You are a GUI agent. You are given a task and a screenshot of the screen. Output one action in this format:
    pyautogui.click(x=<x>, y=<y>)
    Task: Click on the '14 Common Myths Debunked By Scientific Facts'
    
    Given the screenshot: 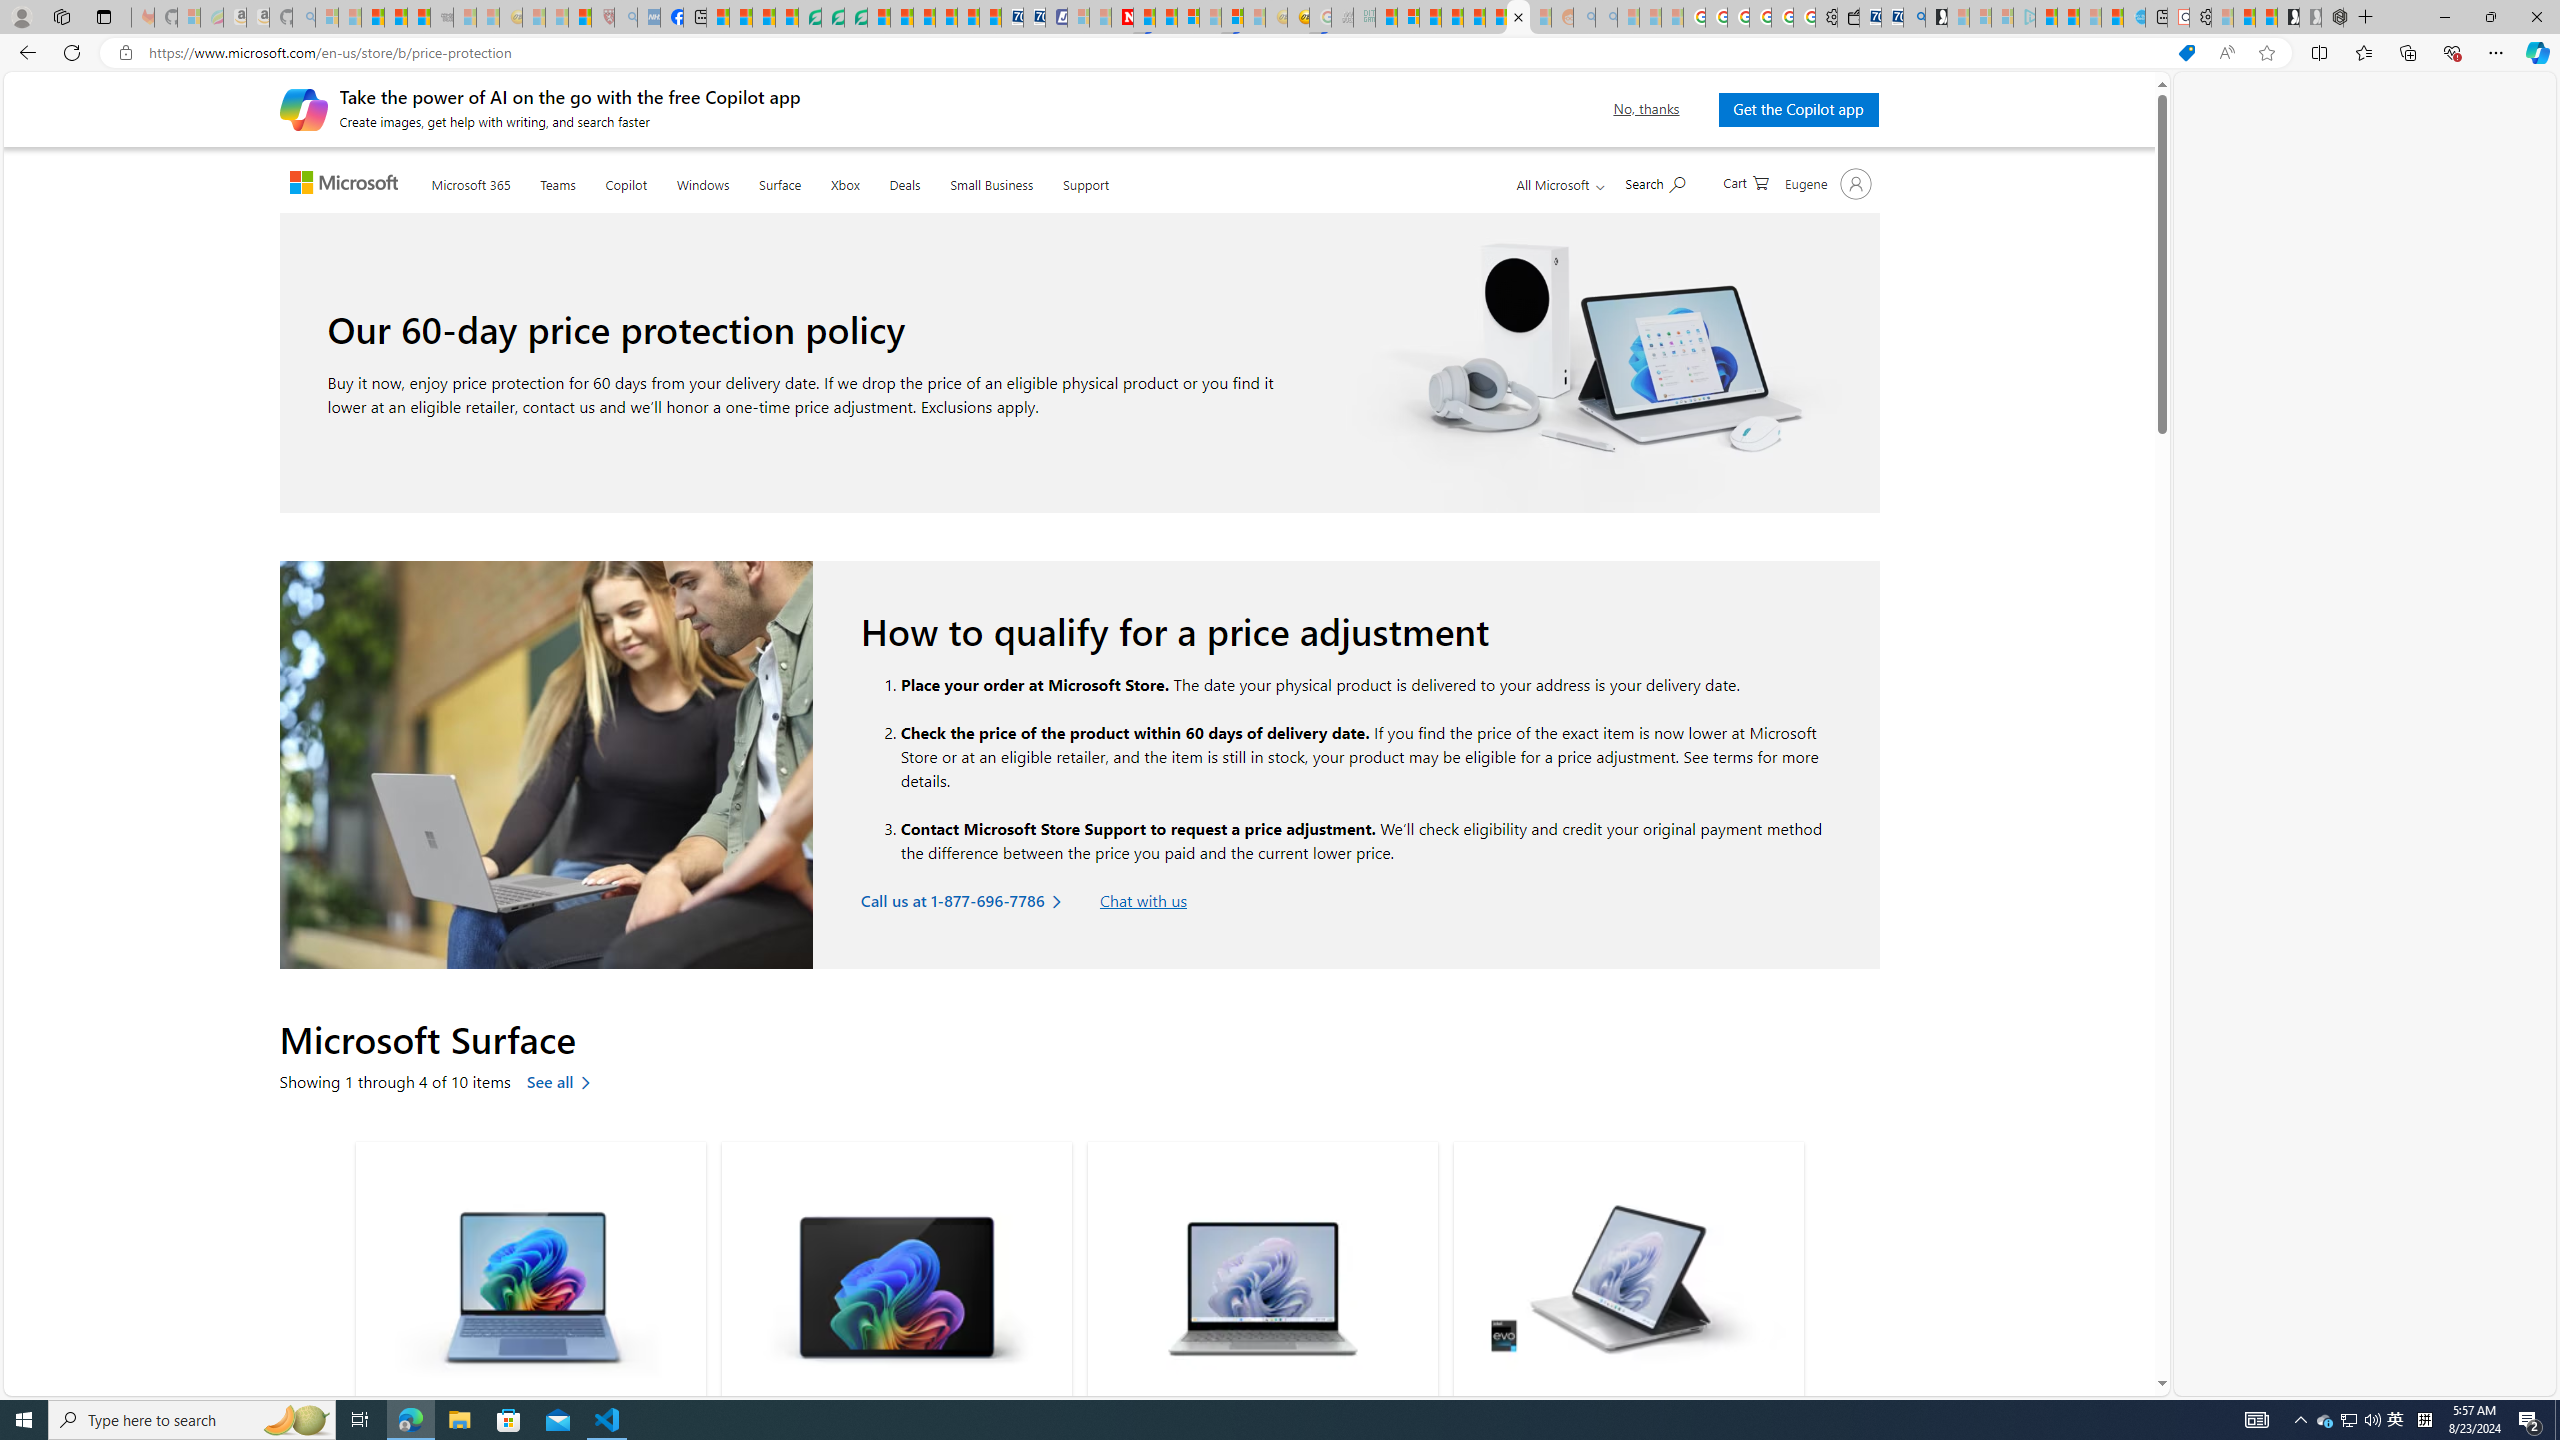 What is the action you would take?
    pyautogui.click(x=1165, y=16)
    